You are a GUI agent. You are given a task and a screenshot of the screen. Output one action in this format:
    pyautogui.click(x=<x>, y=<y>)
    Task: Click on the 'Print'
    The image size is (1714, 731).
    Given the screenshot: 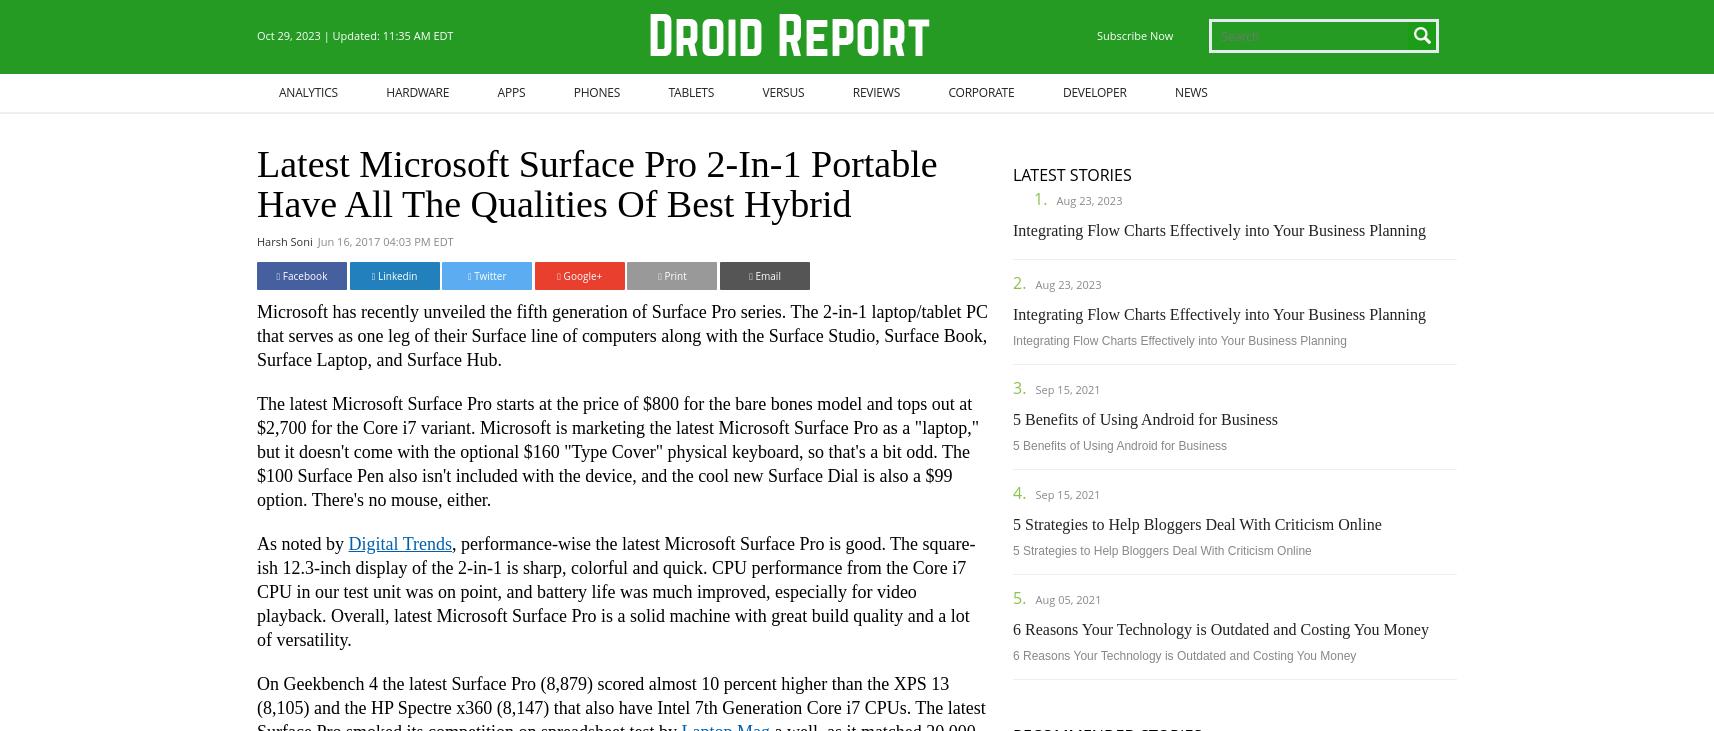 What is the action you would take?
    pyautogui.click(x=672, y=275)
    